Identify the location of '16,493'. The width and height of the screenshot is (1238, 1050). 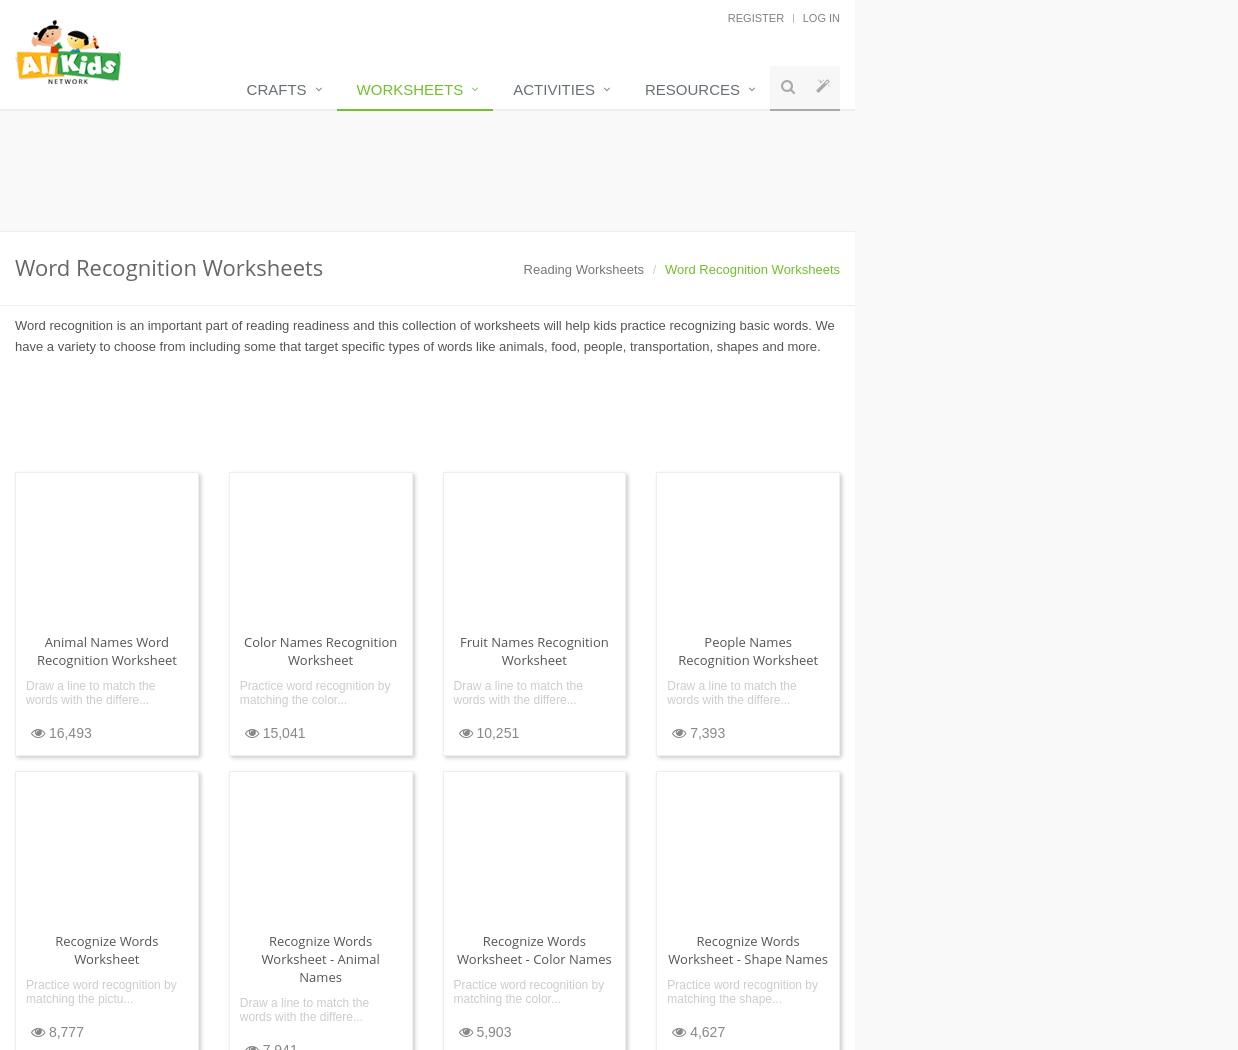
(66, 732).